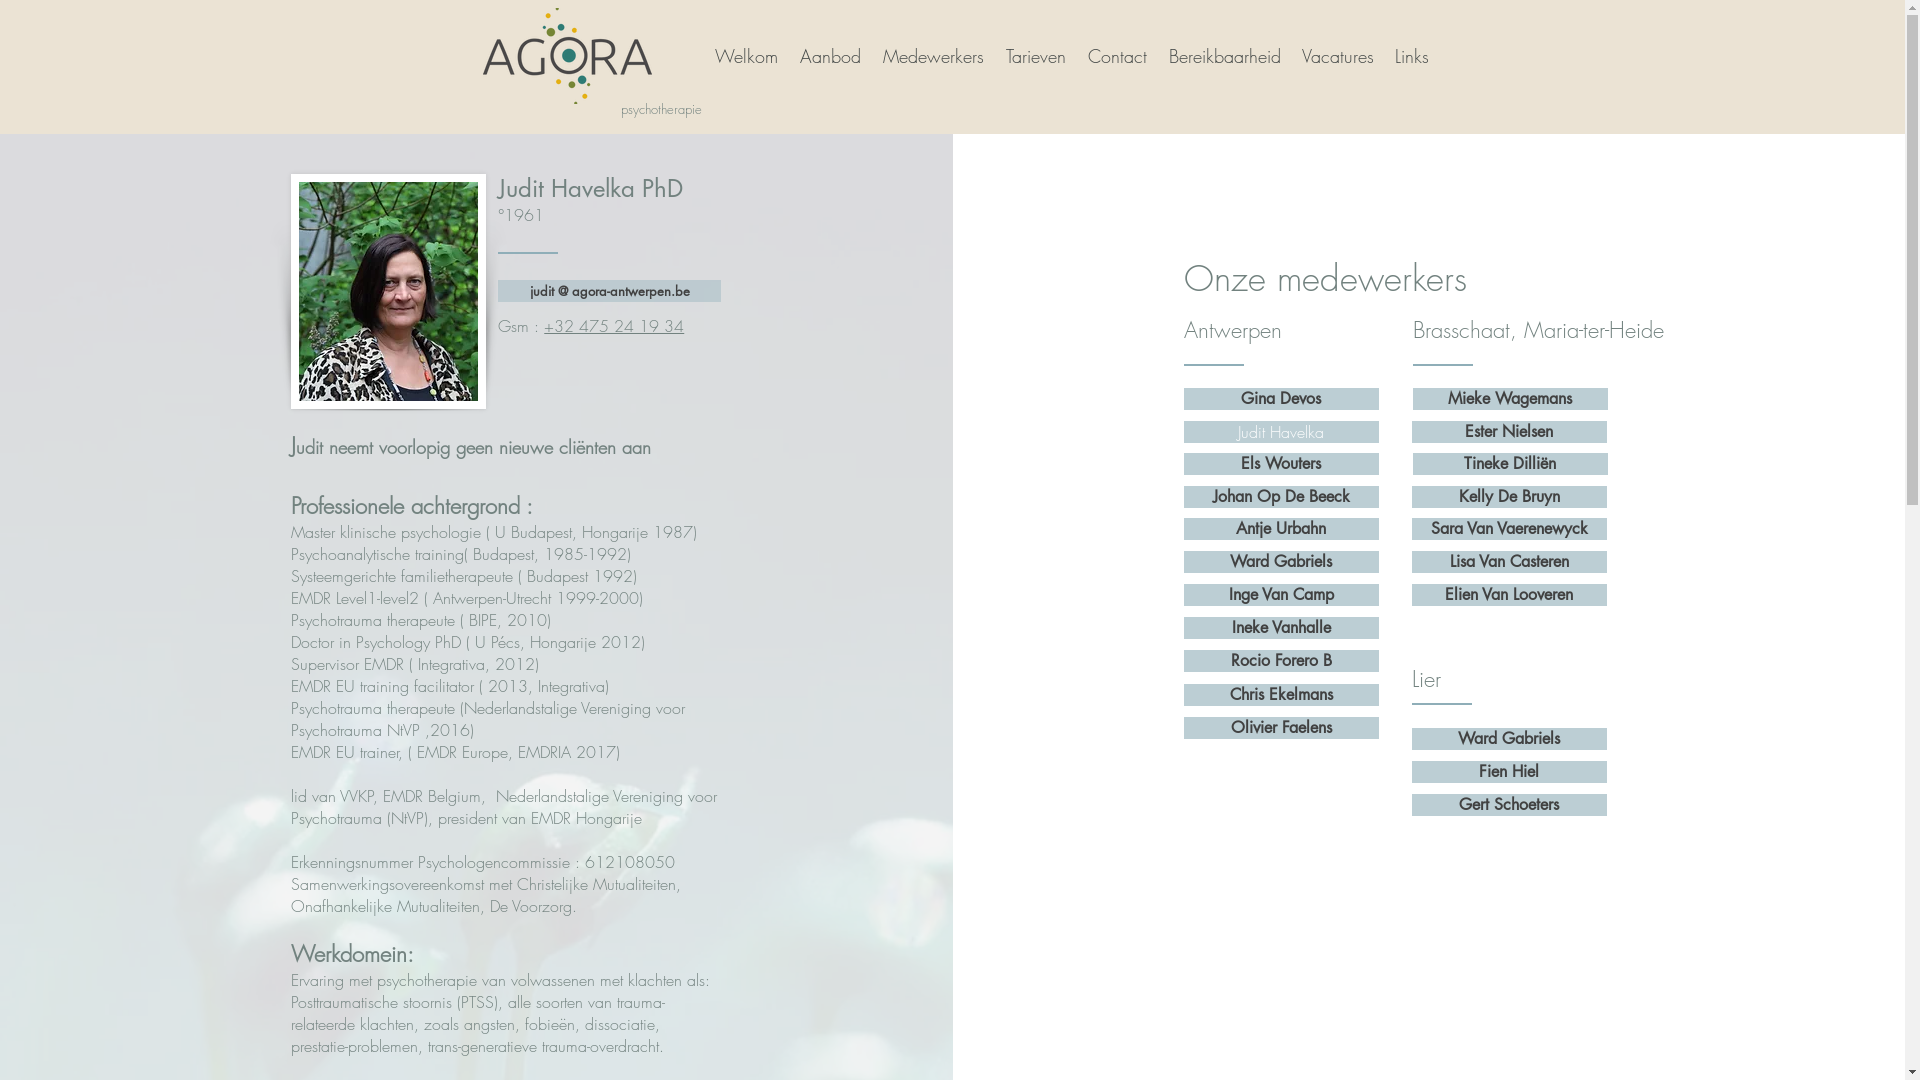  I want to click on 'Kelly De Bruyn', so click(1509, 496).